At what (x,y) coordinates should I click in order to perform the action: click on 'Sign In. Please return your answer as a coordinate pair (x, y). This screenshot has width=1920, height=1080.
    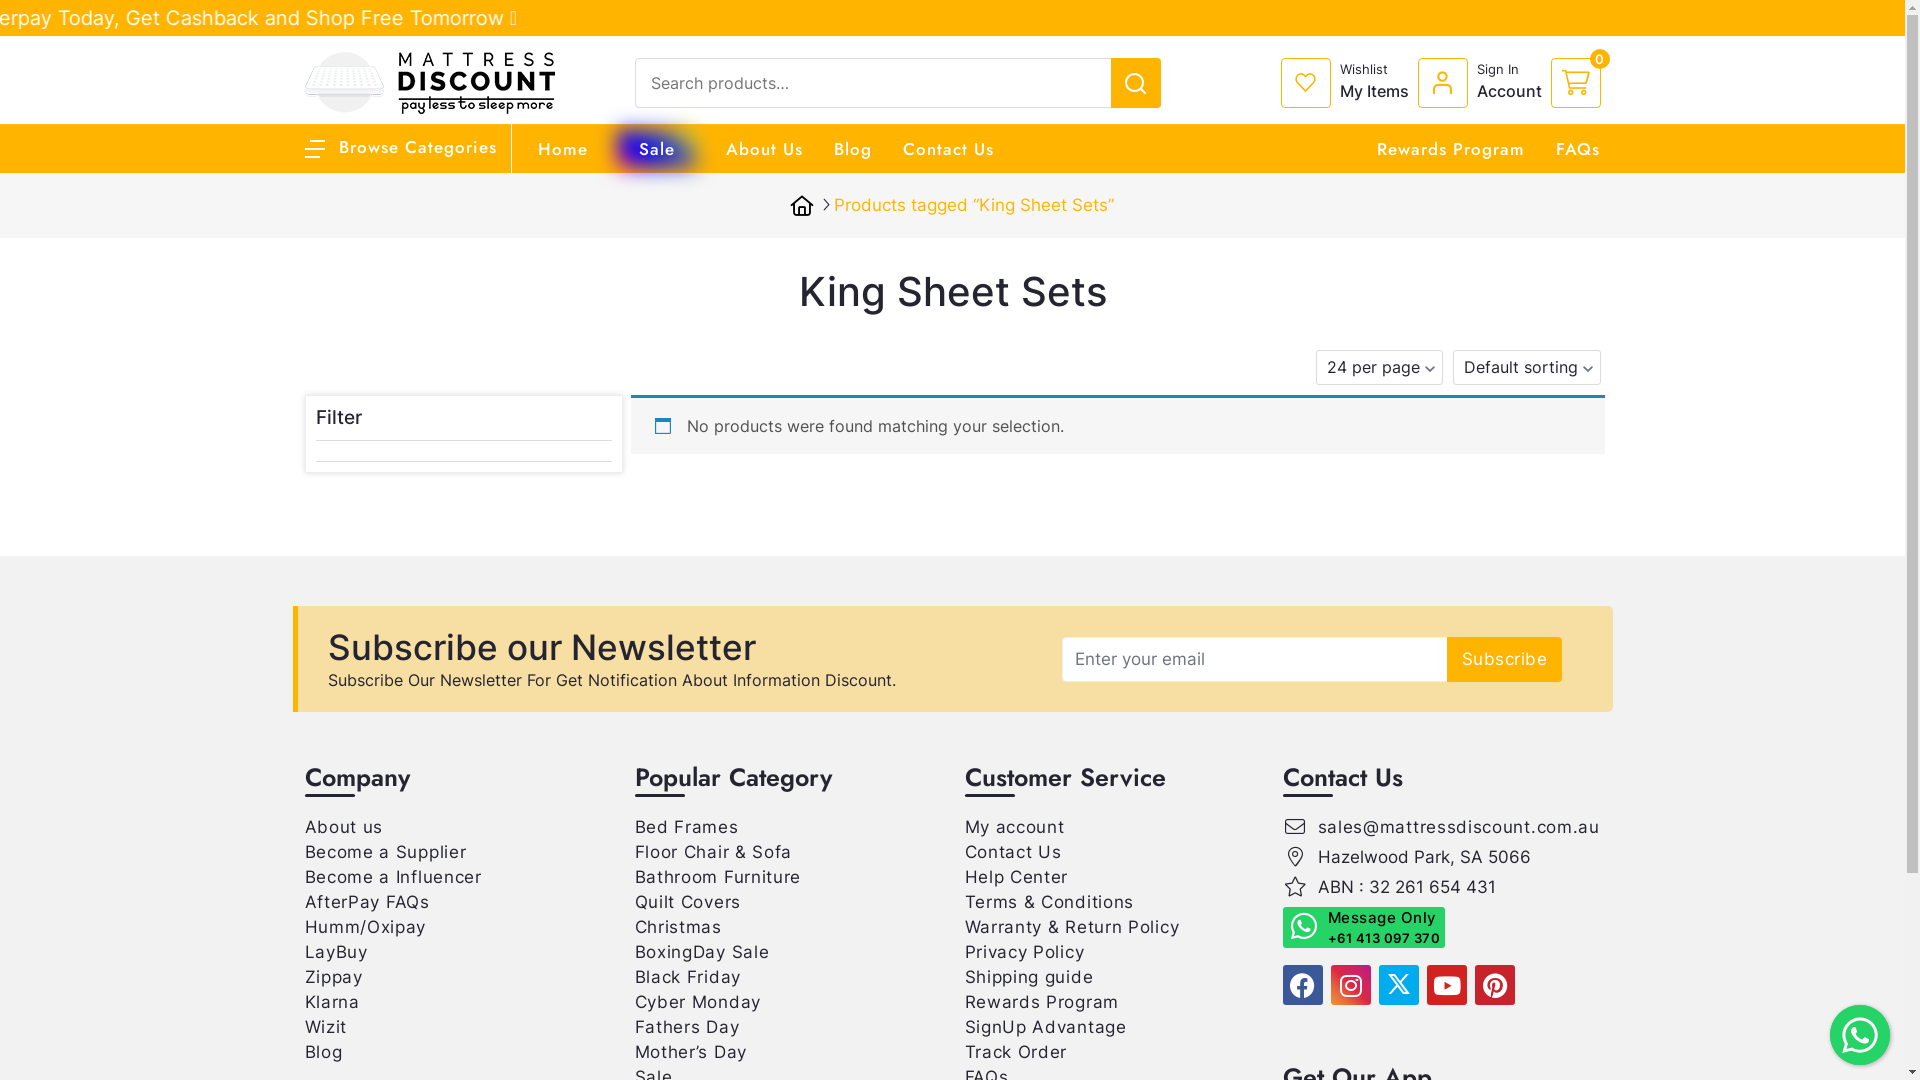
    Looking at the image, I should click on (1484, 82).